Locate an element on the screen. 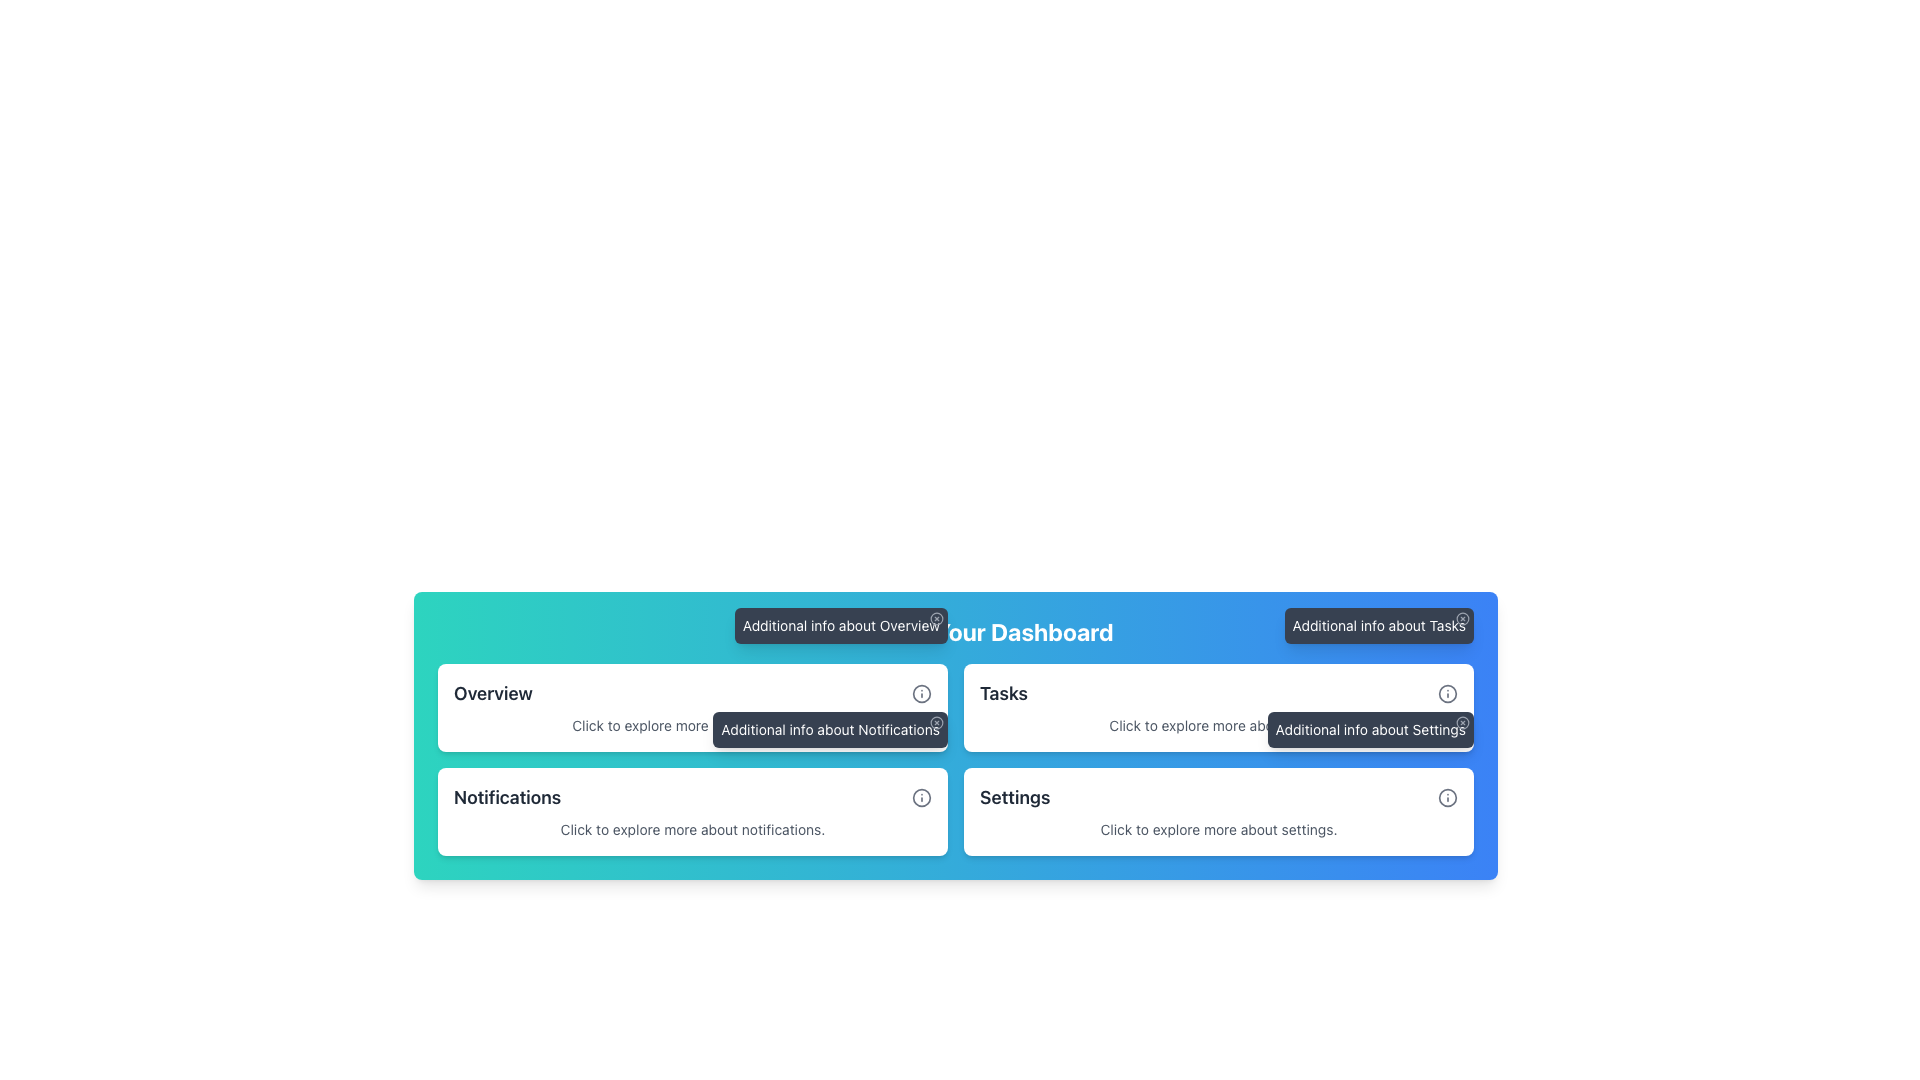 The image size is (1920, 1080). the vector graphic component (circle) that is part of the icon in the top-right area of the 'Settings' card is located at coordinates (1448, 693).